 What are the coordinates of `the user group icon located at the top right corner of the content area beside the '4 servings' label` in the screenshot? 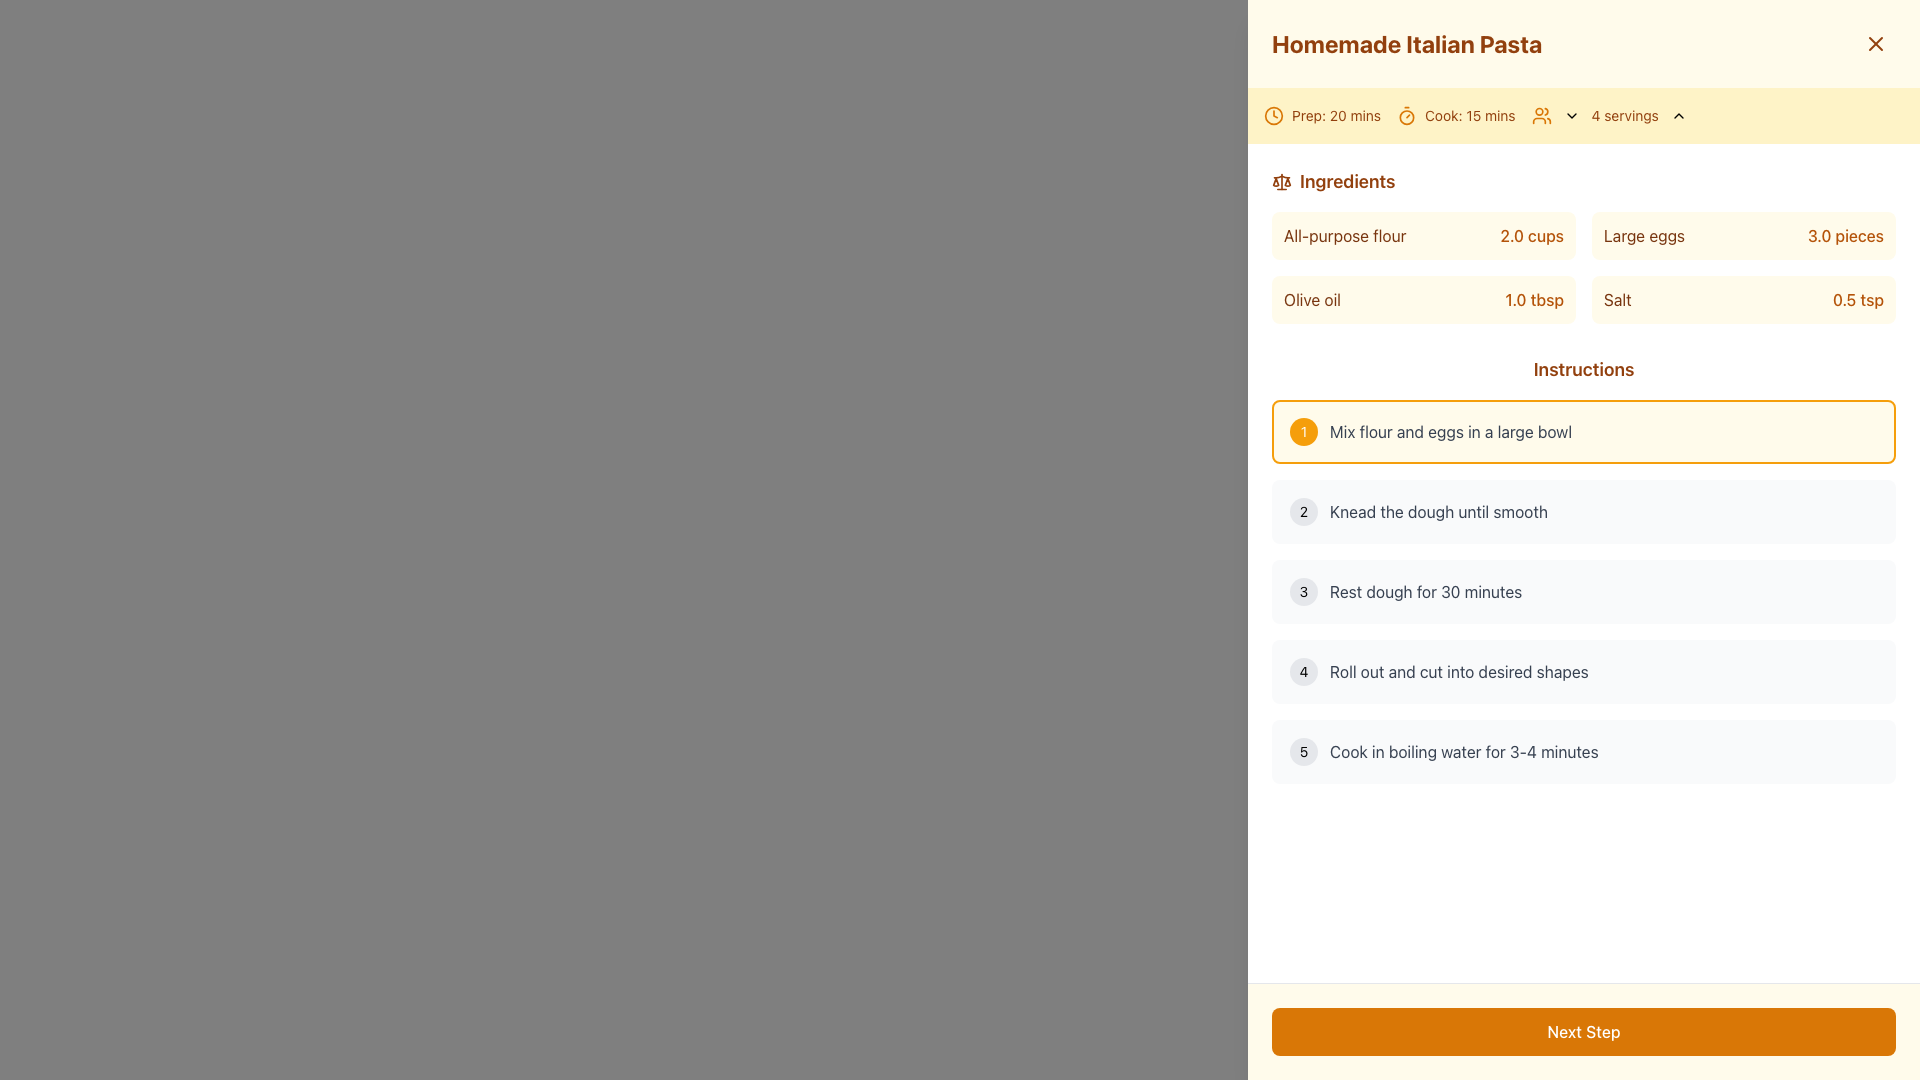 It's located at (1540, 115).